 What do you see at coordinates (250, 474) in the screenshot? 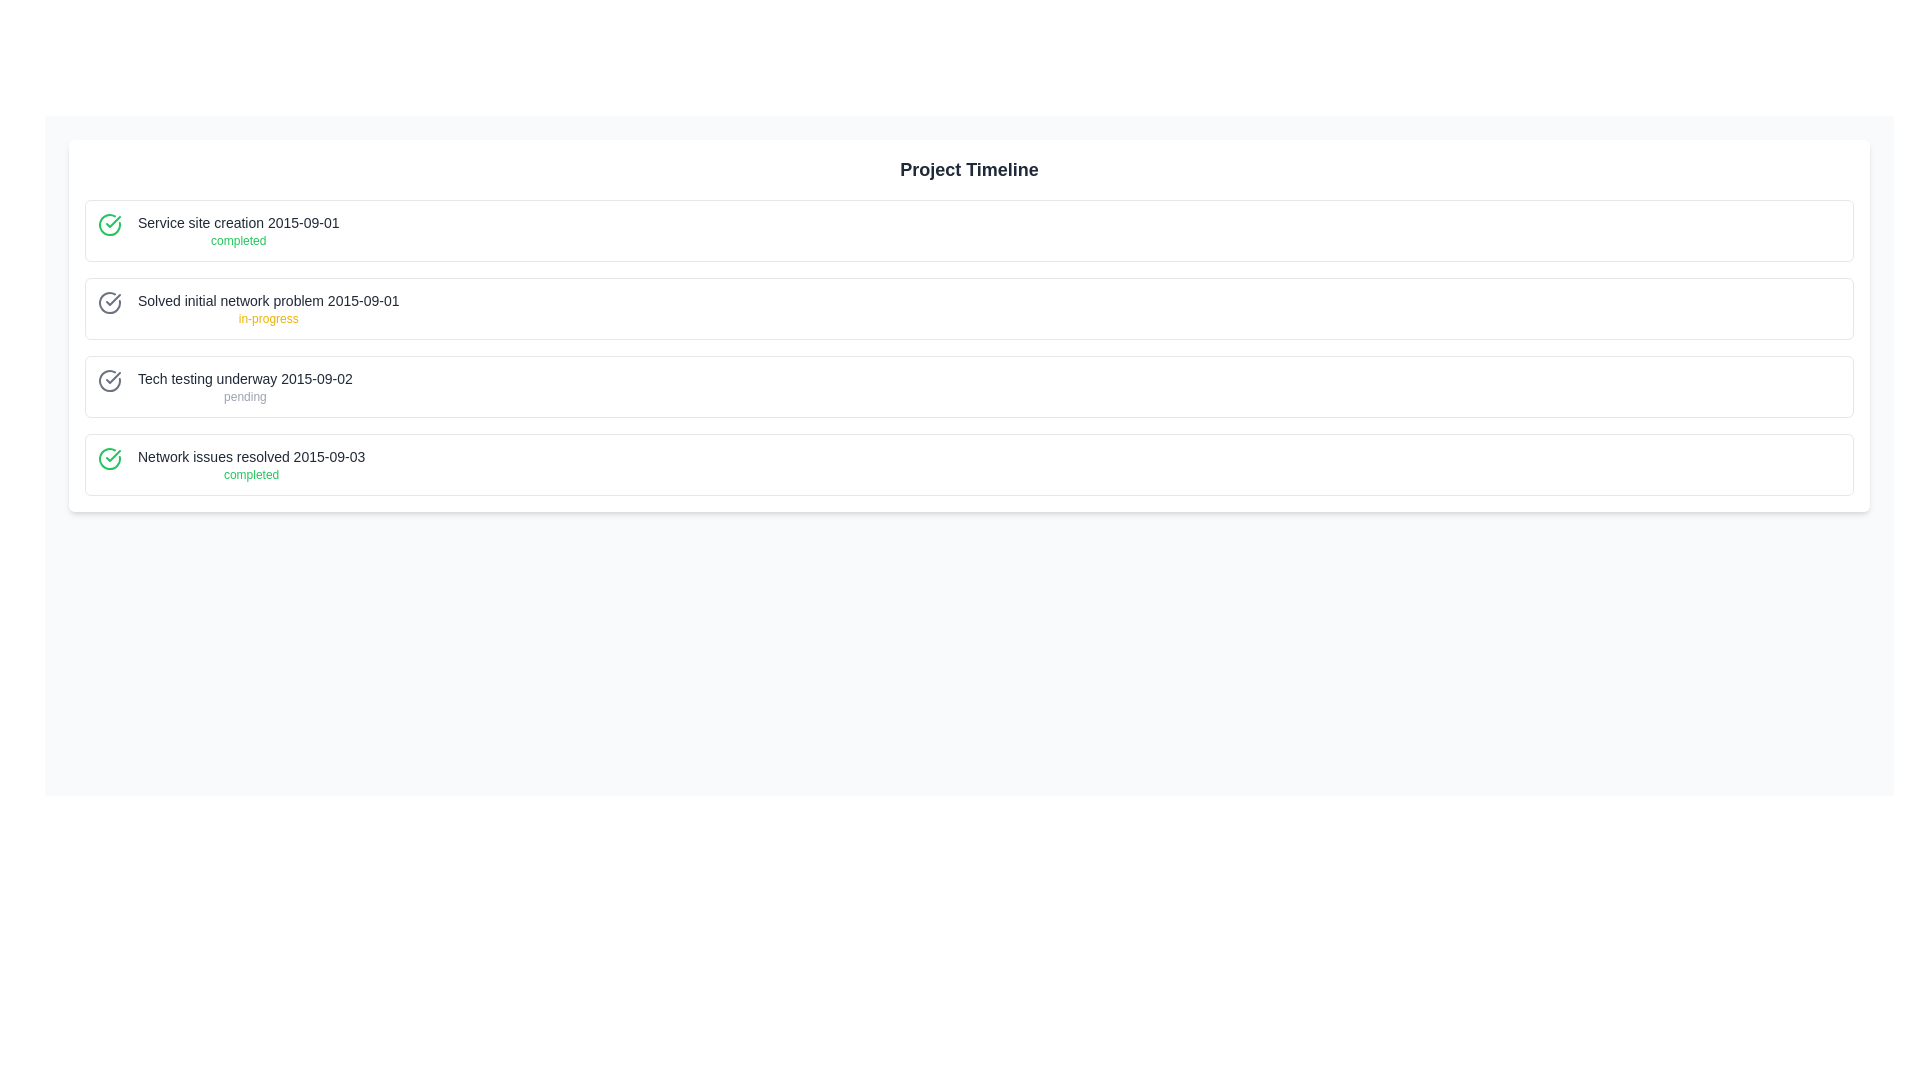
I see `the text label that displays the word 'completed', which is styled in green and located beneath the entry titled 'Network issues resolved 2015-09-03' in the project timeline` at bounding box center [250, 474].